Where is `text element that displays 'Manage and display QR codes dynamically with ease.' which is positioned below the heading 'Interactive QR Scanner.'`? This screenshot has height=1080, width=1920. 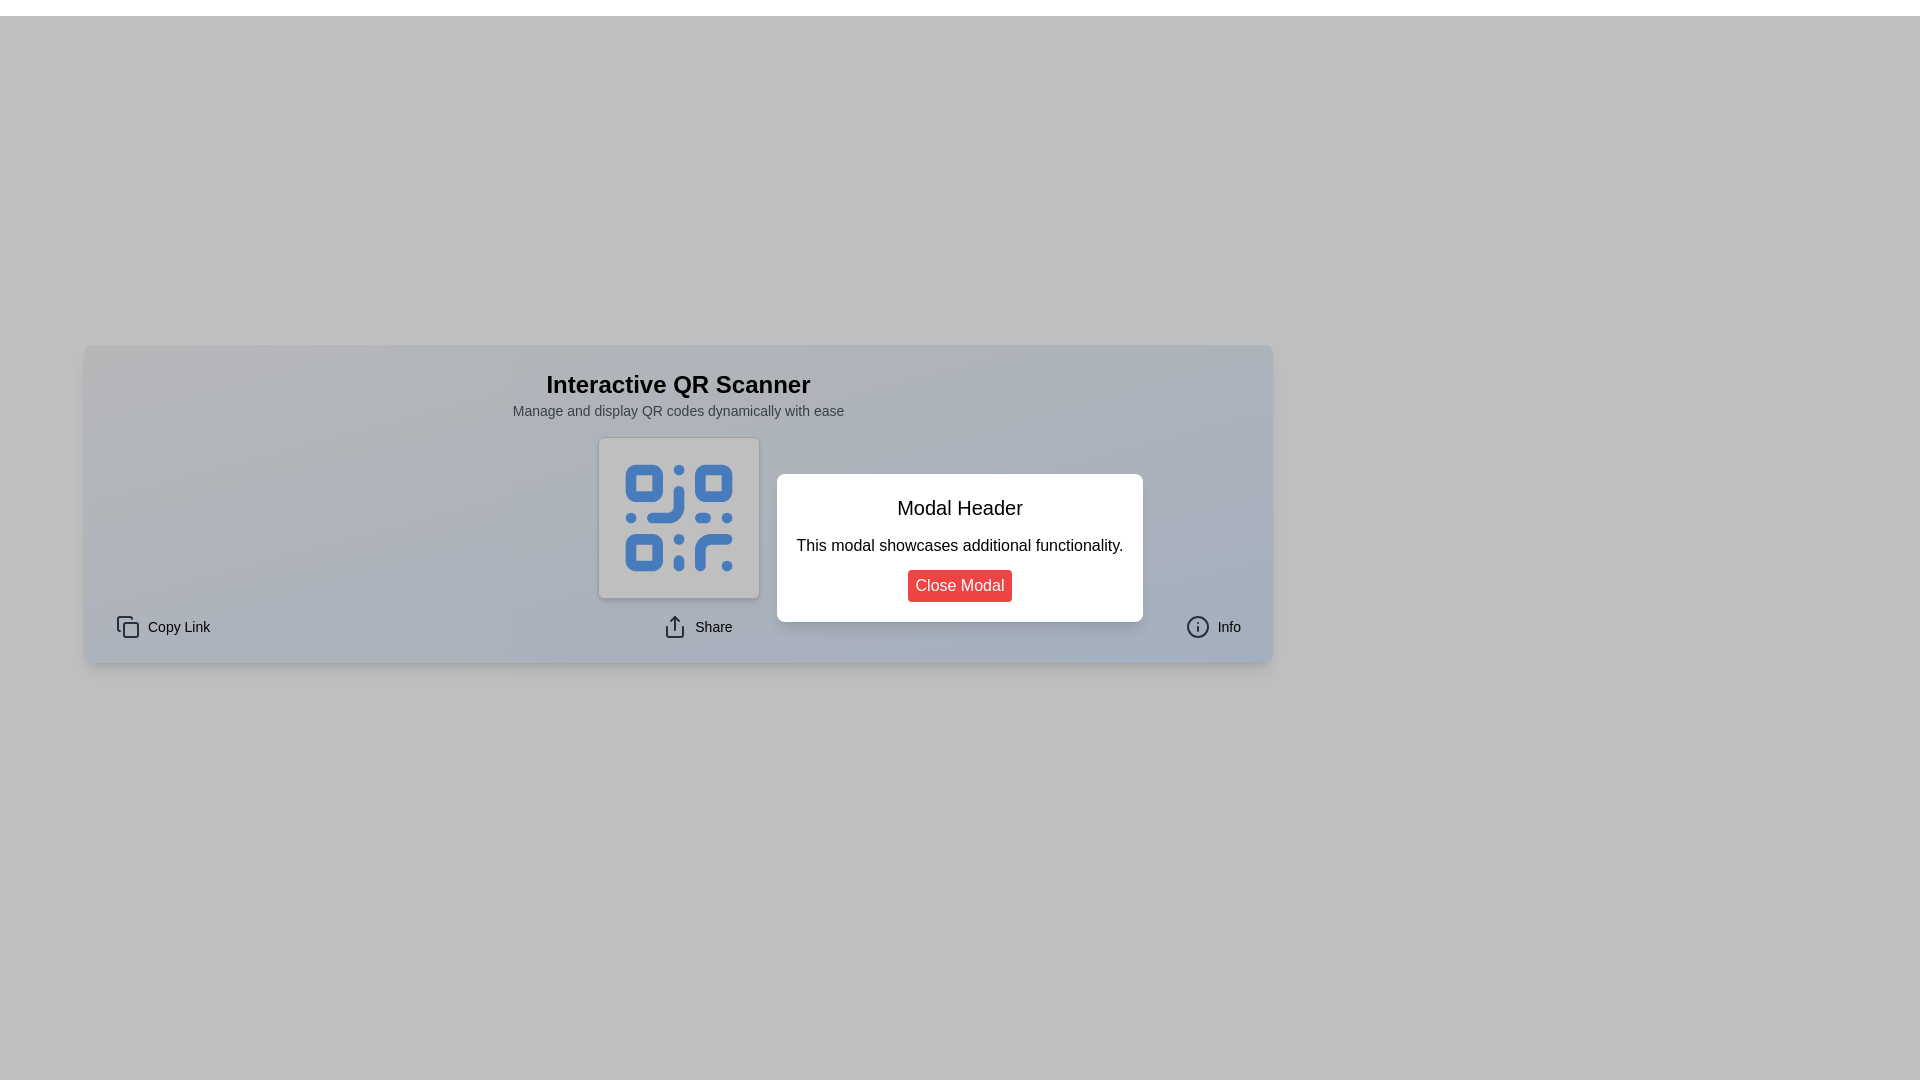 text element that displays 'Manage and display QR codes dynamically with ease.' which is positioned below the heading 'Interactive QR Scanner.' is located at coordinates (678, 410).